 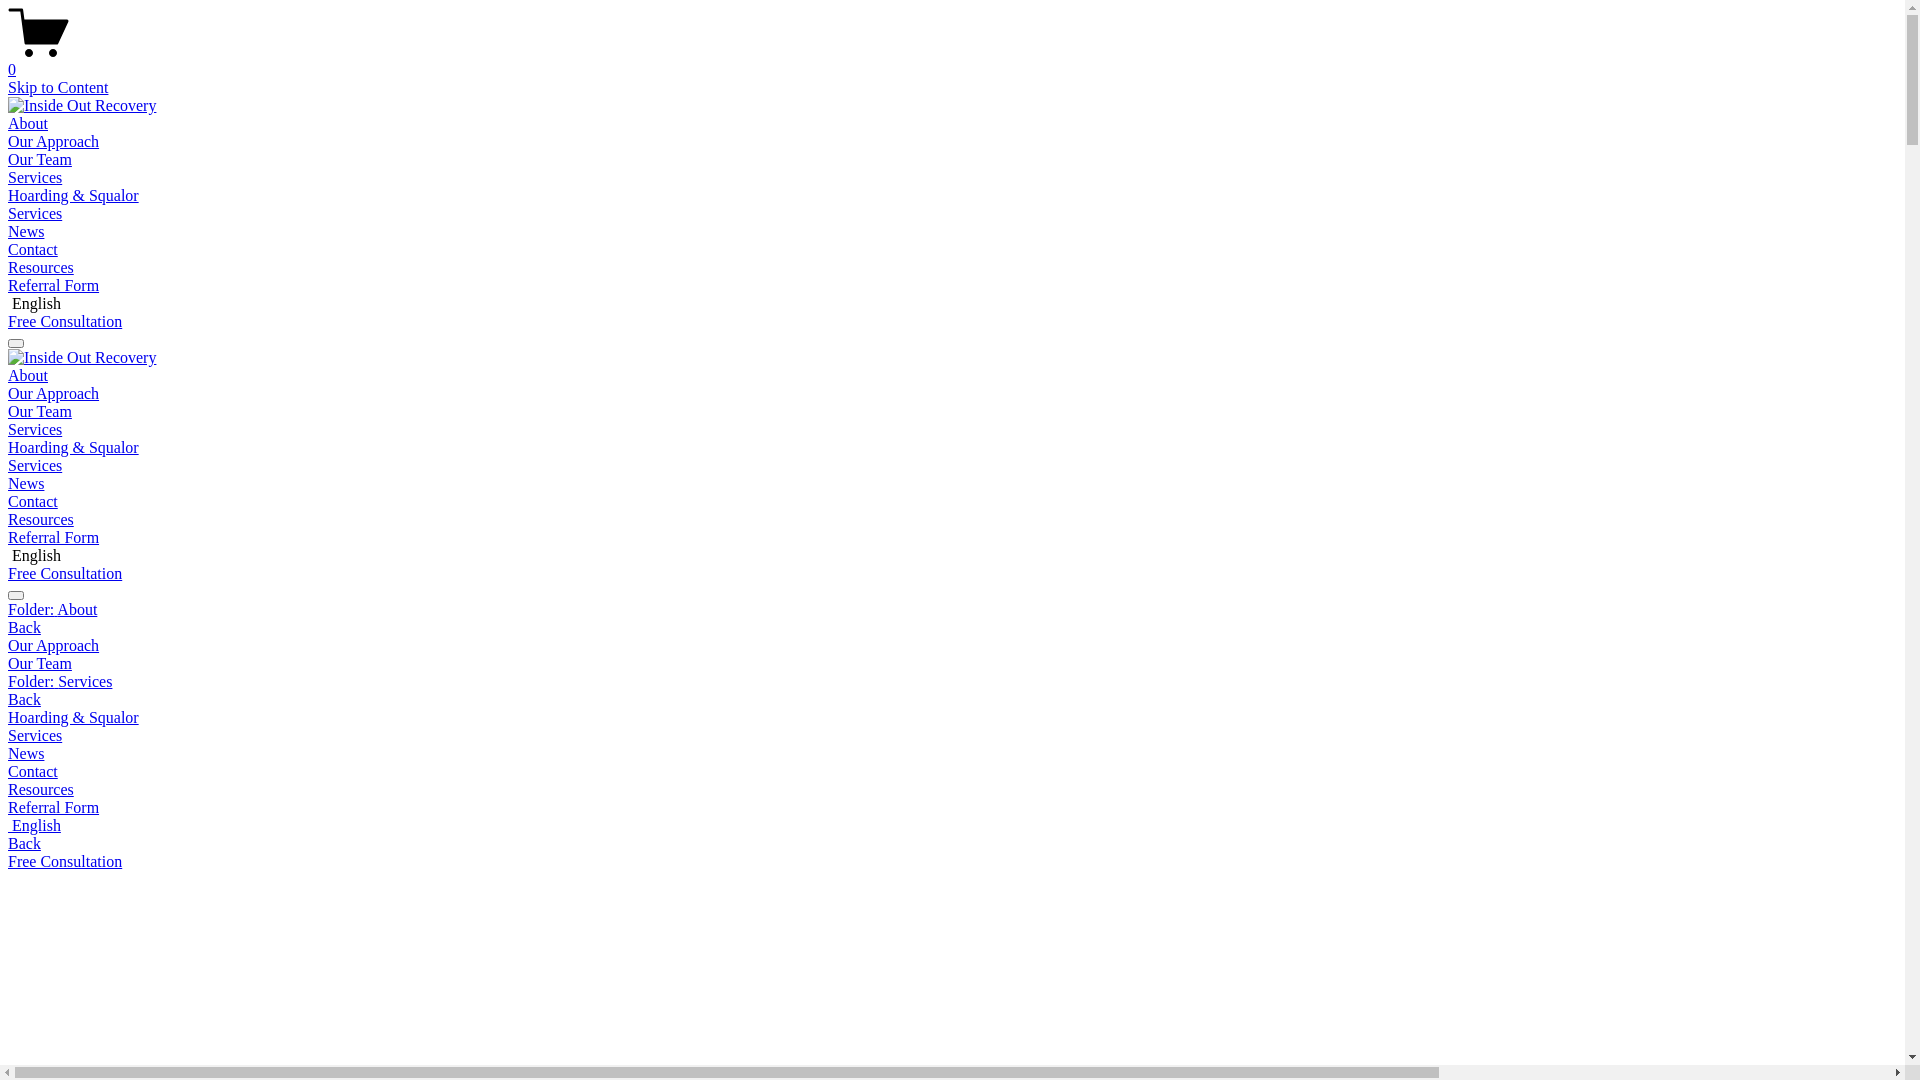 I want to click on 'Our Team', so click(x=951, y=663).